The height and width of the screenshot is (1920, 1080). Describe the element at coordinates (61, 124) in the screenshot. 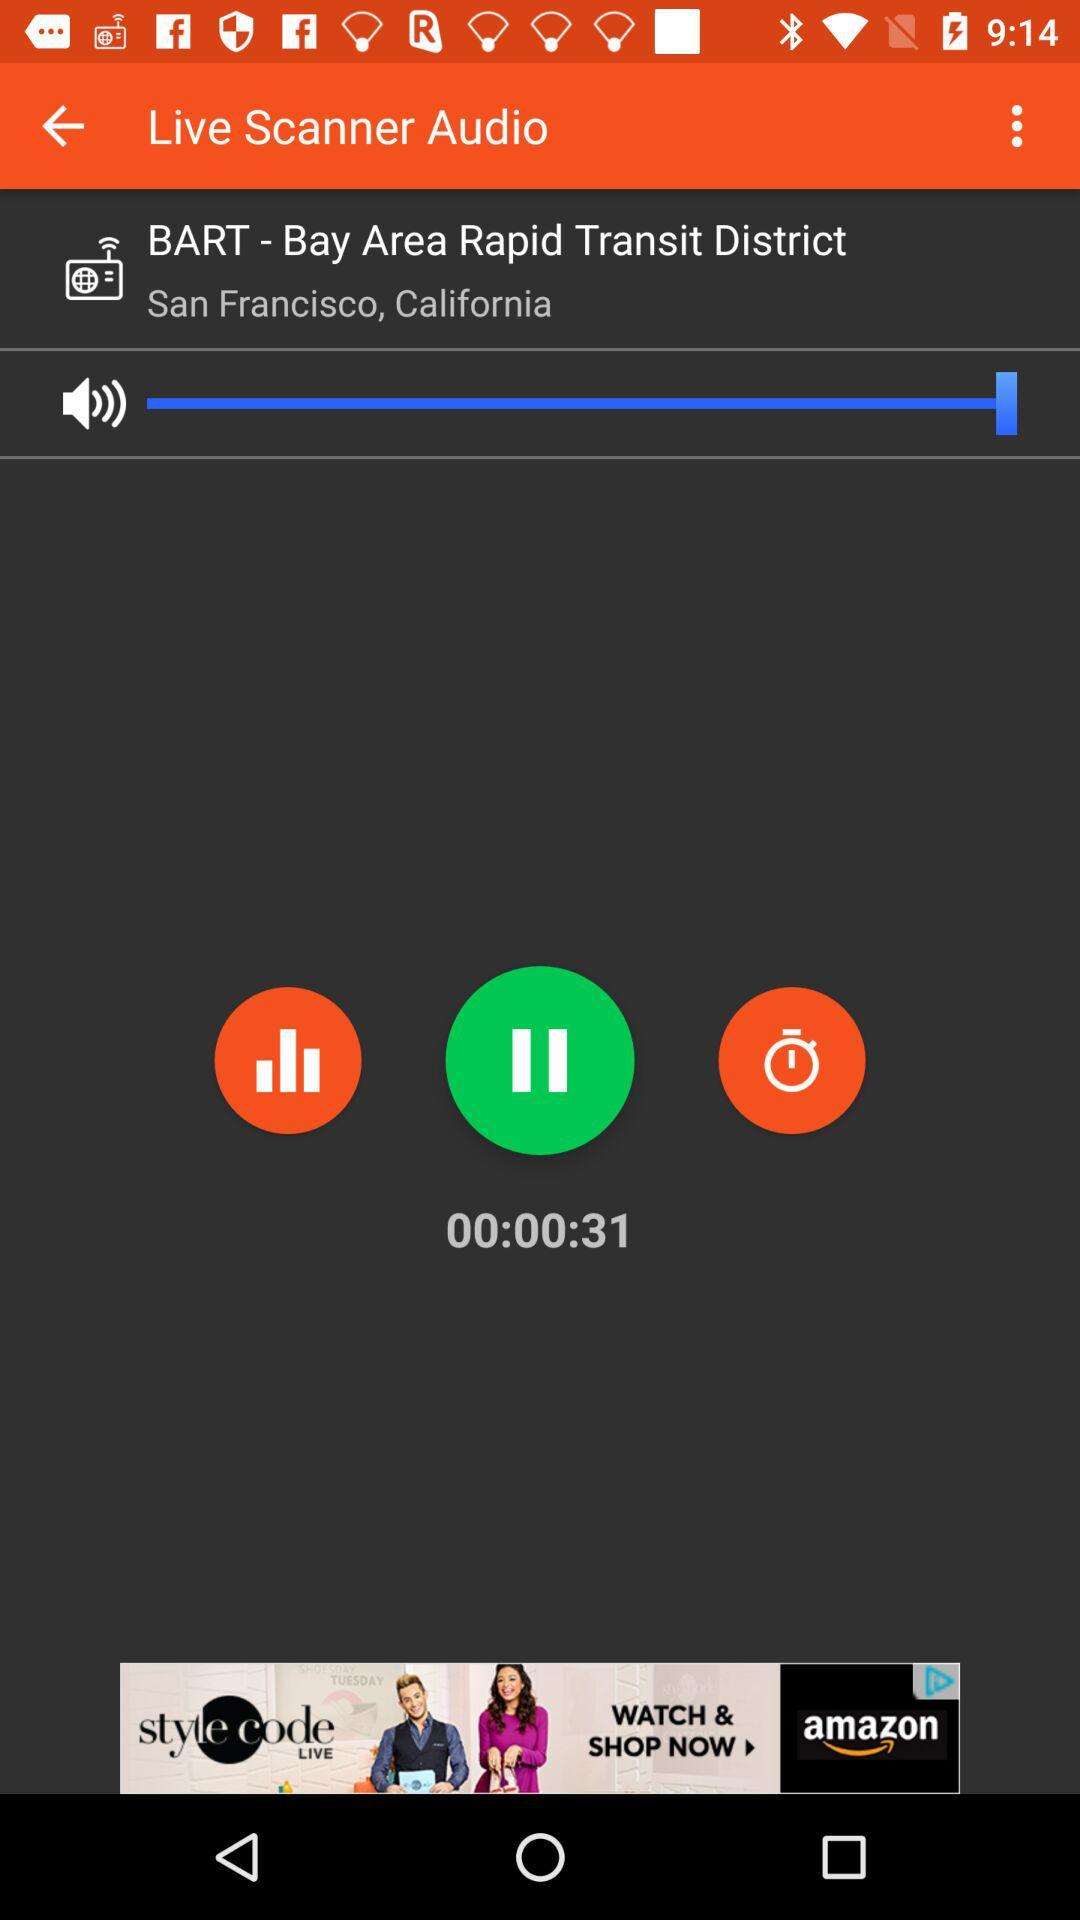

I see `go back` at that location.